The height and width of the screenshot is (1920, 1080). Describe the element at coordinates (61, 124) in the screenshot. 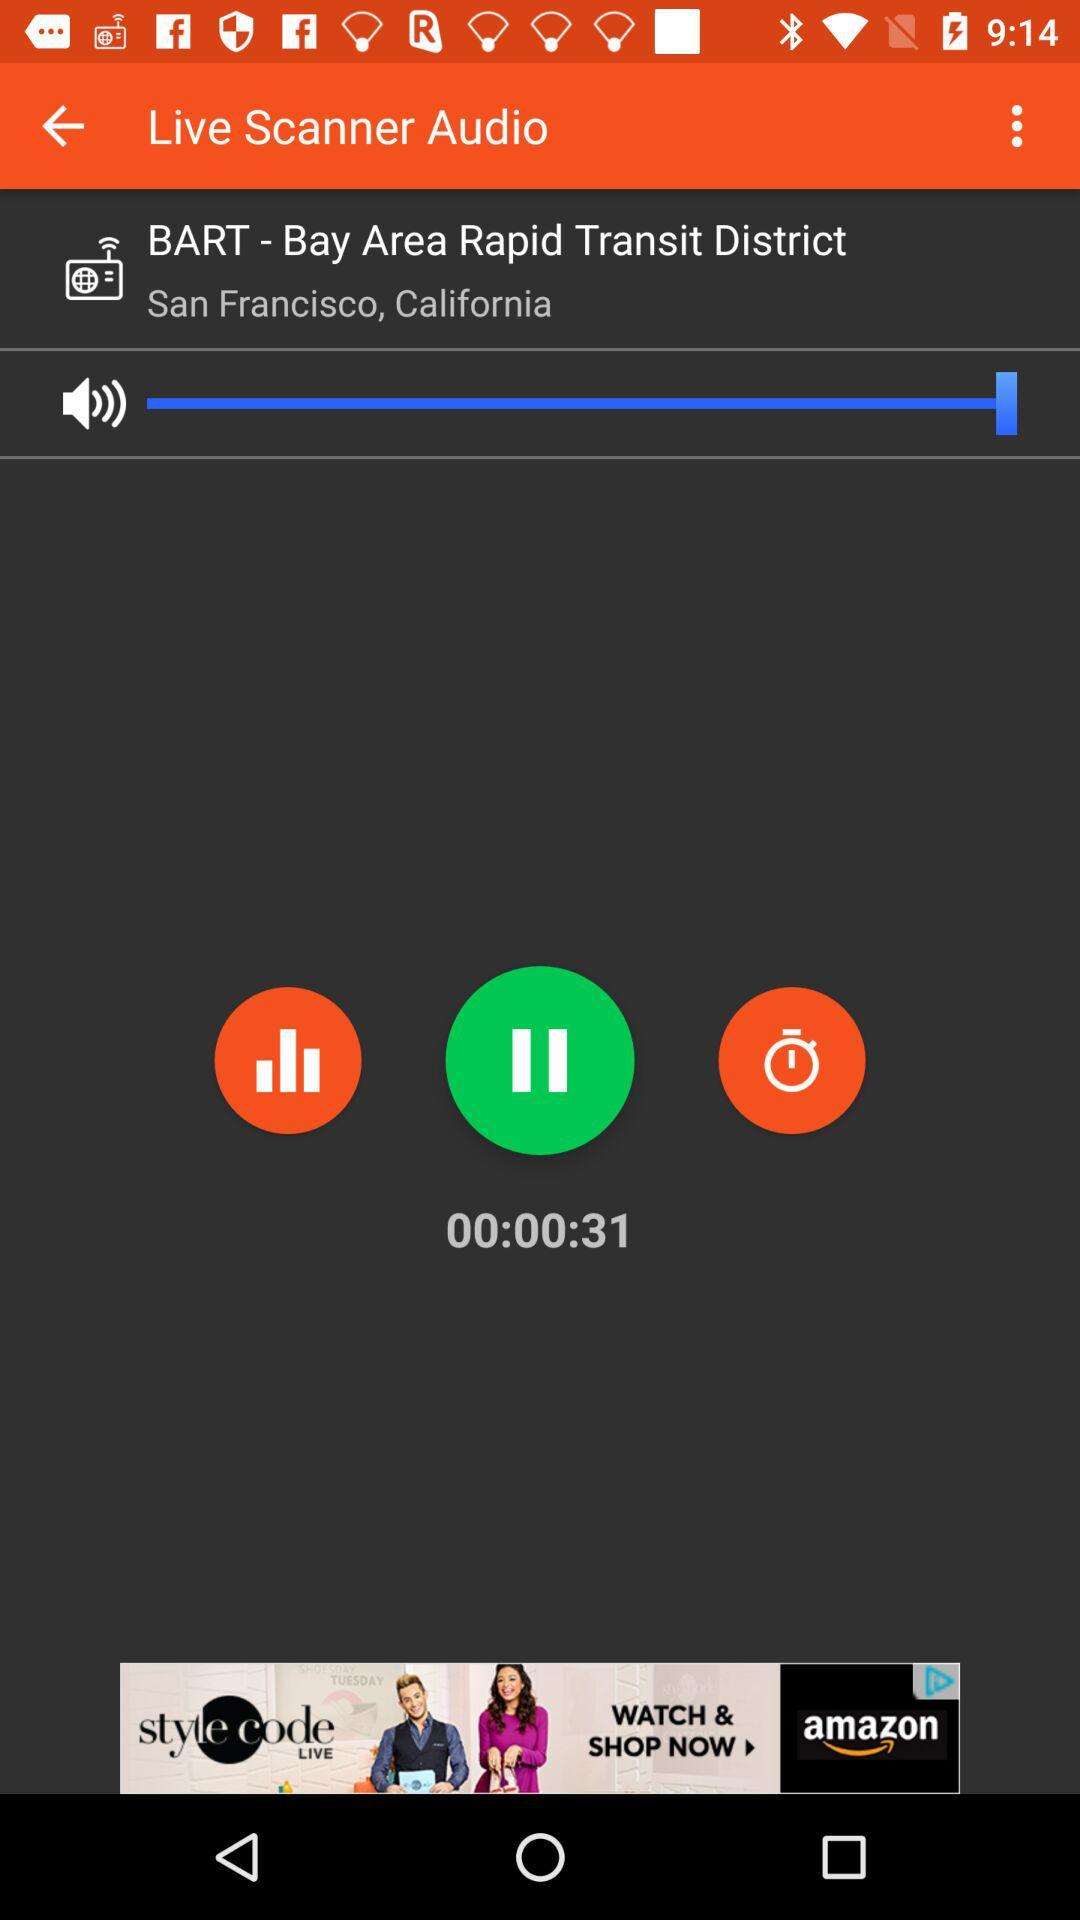

I see `go back` at that location.